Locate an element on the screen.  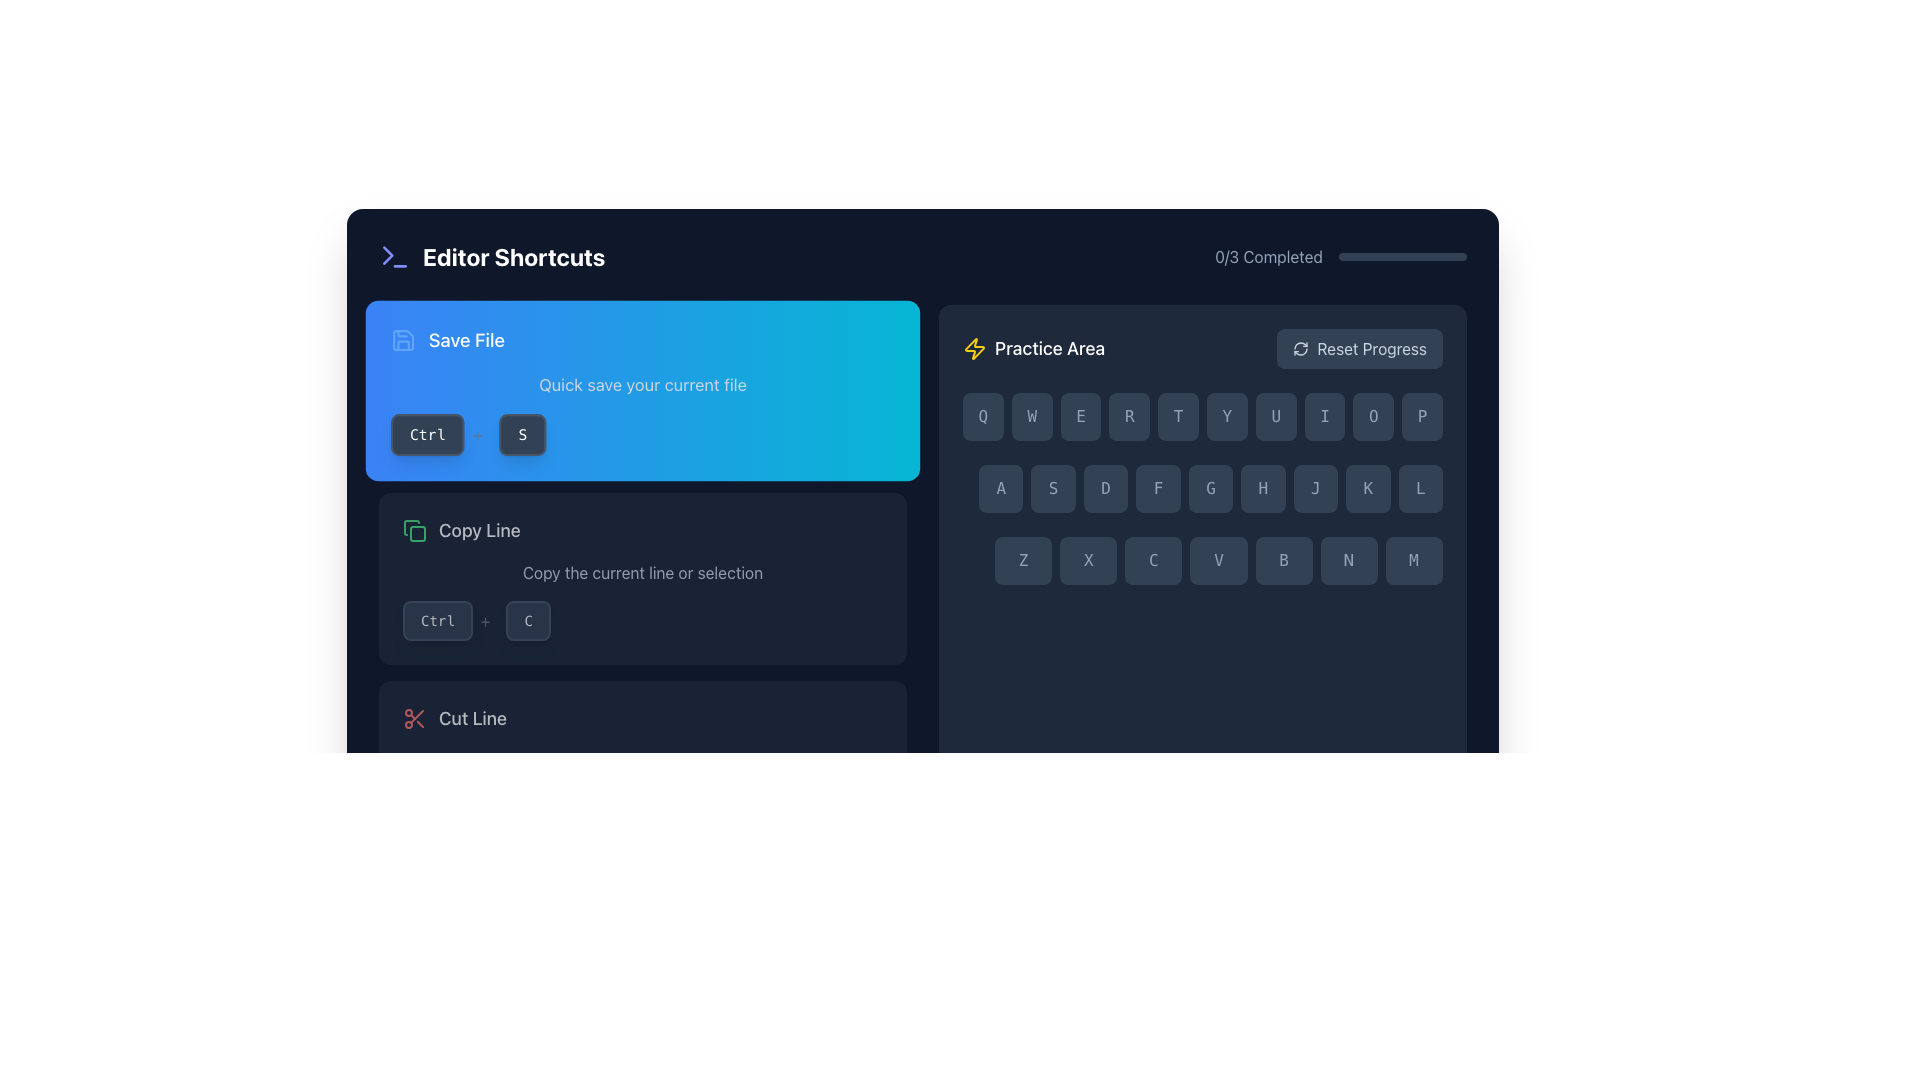
the rectangular button with a rounded border and dark background, labeled 'U', located in the 'Practice Area' keyboard layout is located at coordinates (1275, 415).